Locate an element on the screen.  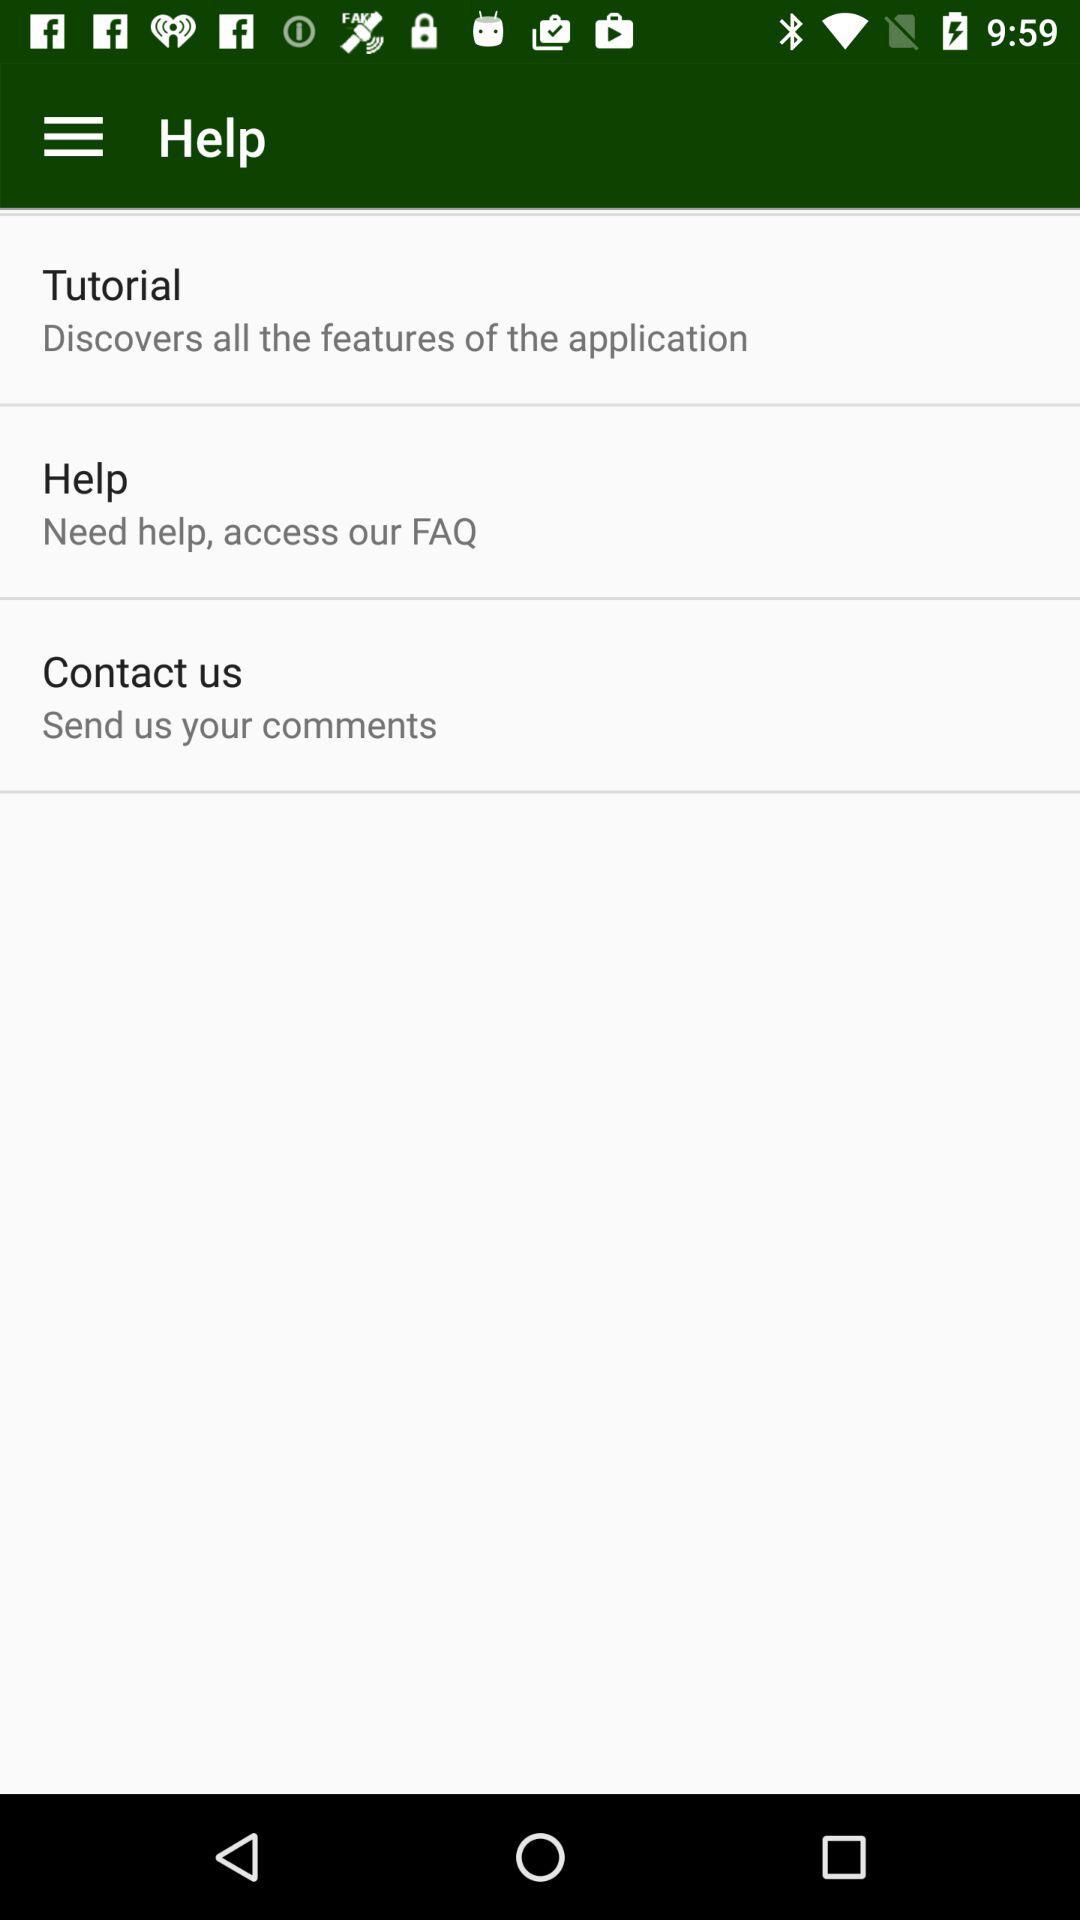
open menu is located at coordinates (72, 135).